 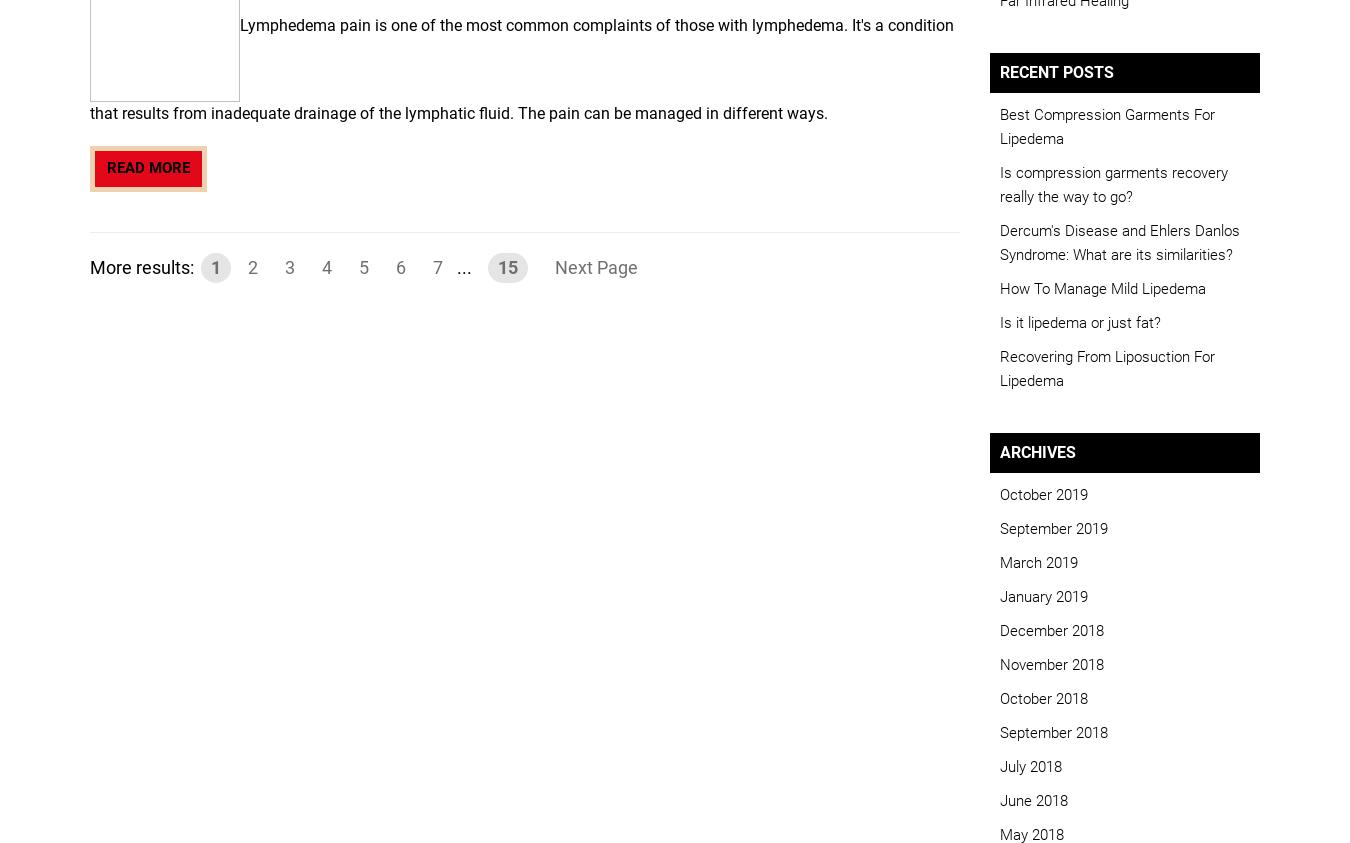 What do you see at coordinates (998, 184) in the screenshot?
I see `'Is compression garments recovery really the way to go?'` at bounding box center [998, 184].